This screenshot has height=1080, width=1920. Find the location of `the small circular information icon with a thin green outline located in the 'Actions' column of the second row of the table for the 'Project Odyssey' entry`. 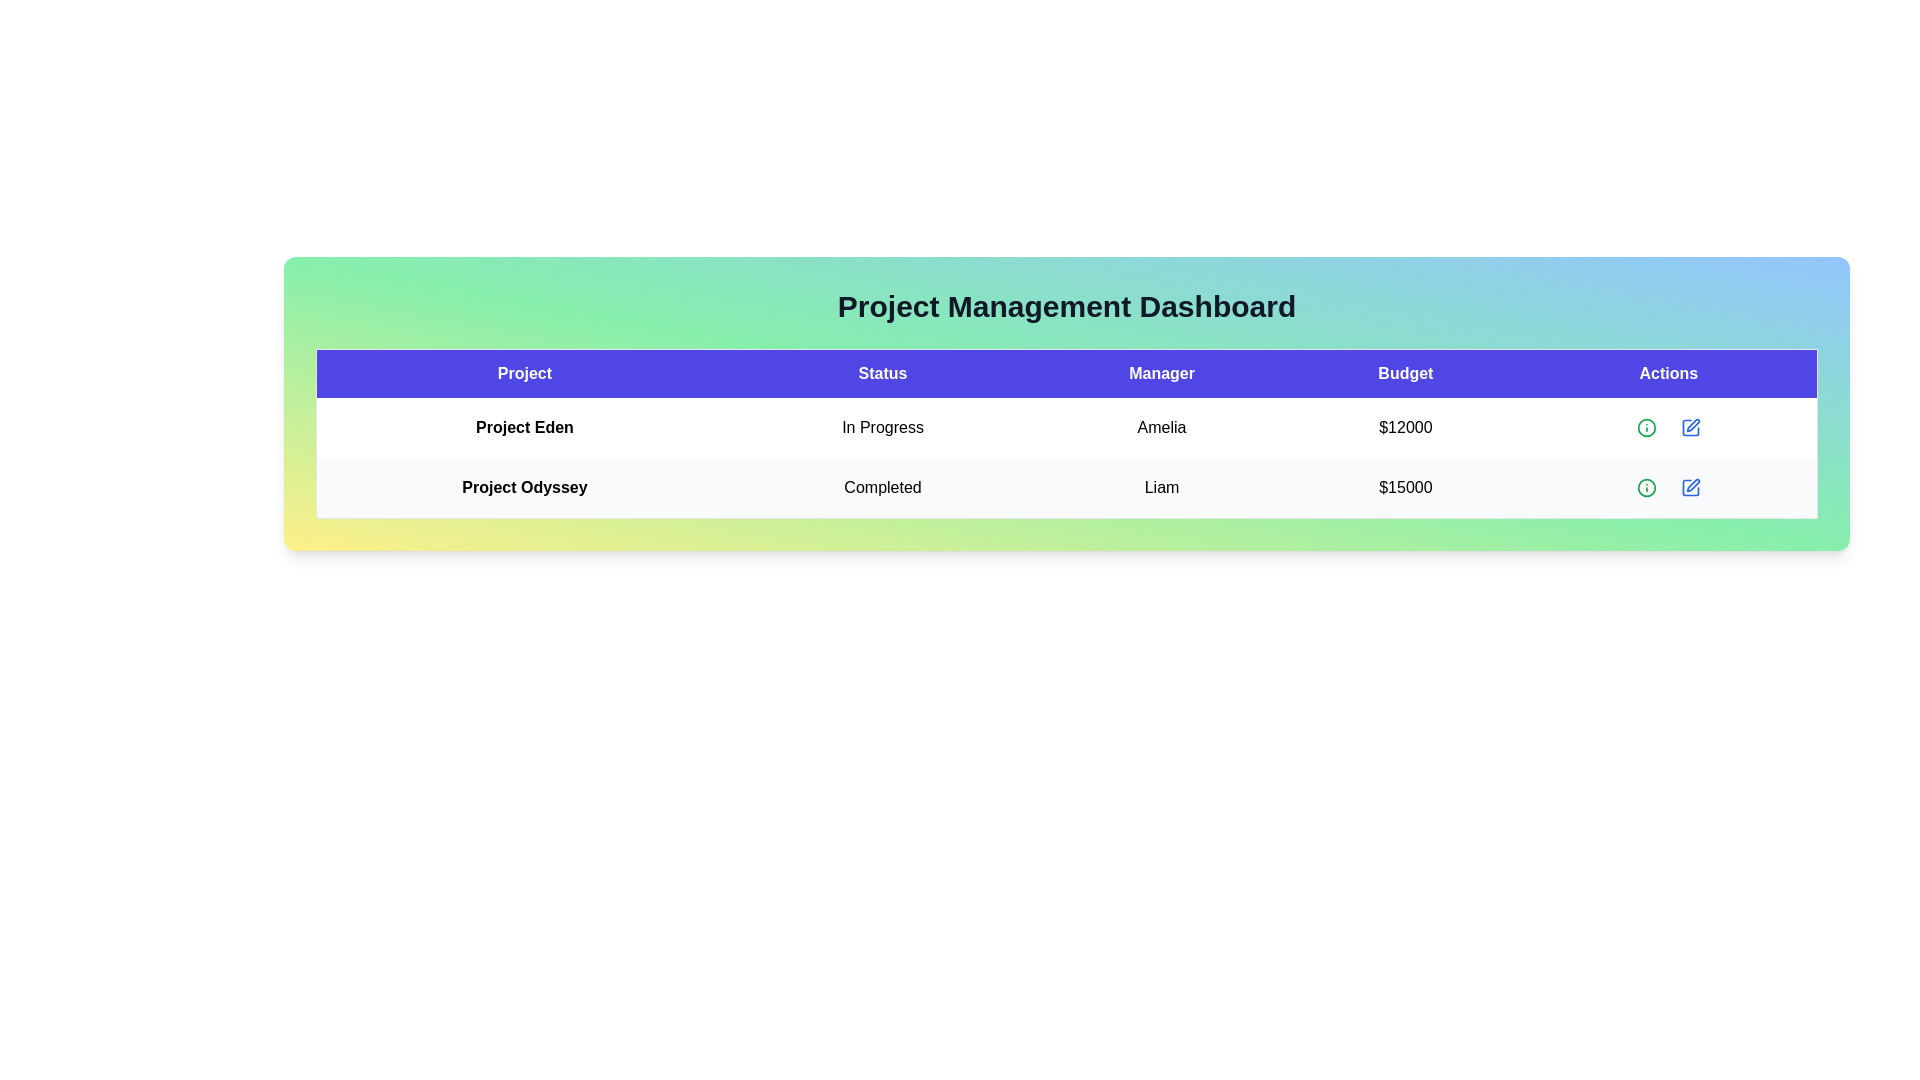

the small circular information icon with a thin green outline located in the 'Actions' column of the second row of the table for the 'Project Odyssey' entry is located at coordinates (1646, 427).